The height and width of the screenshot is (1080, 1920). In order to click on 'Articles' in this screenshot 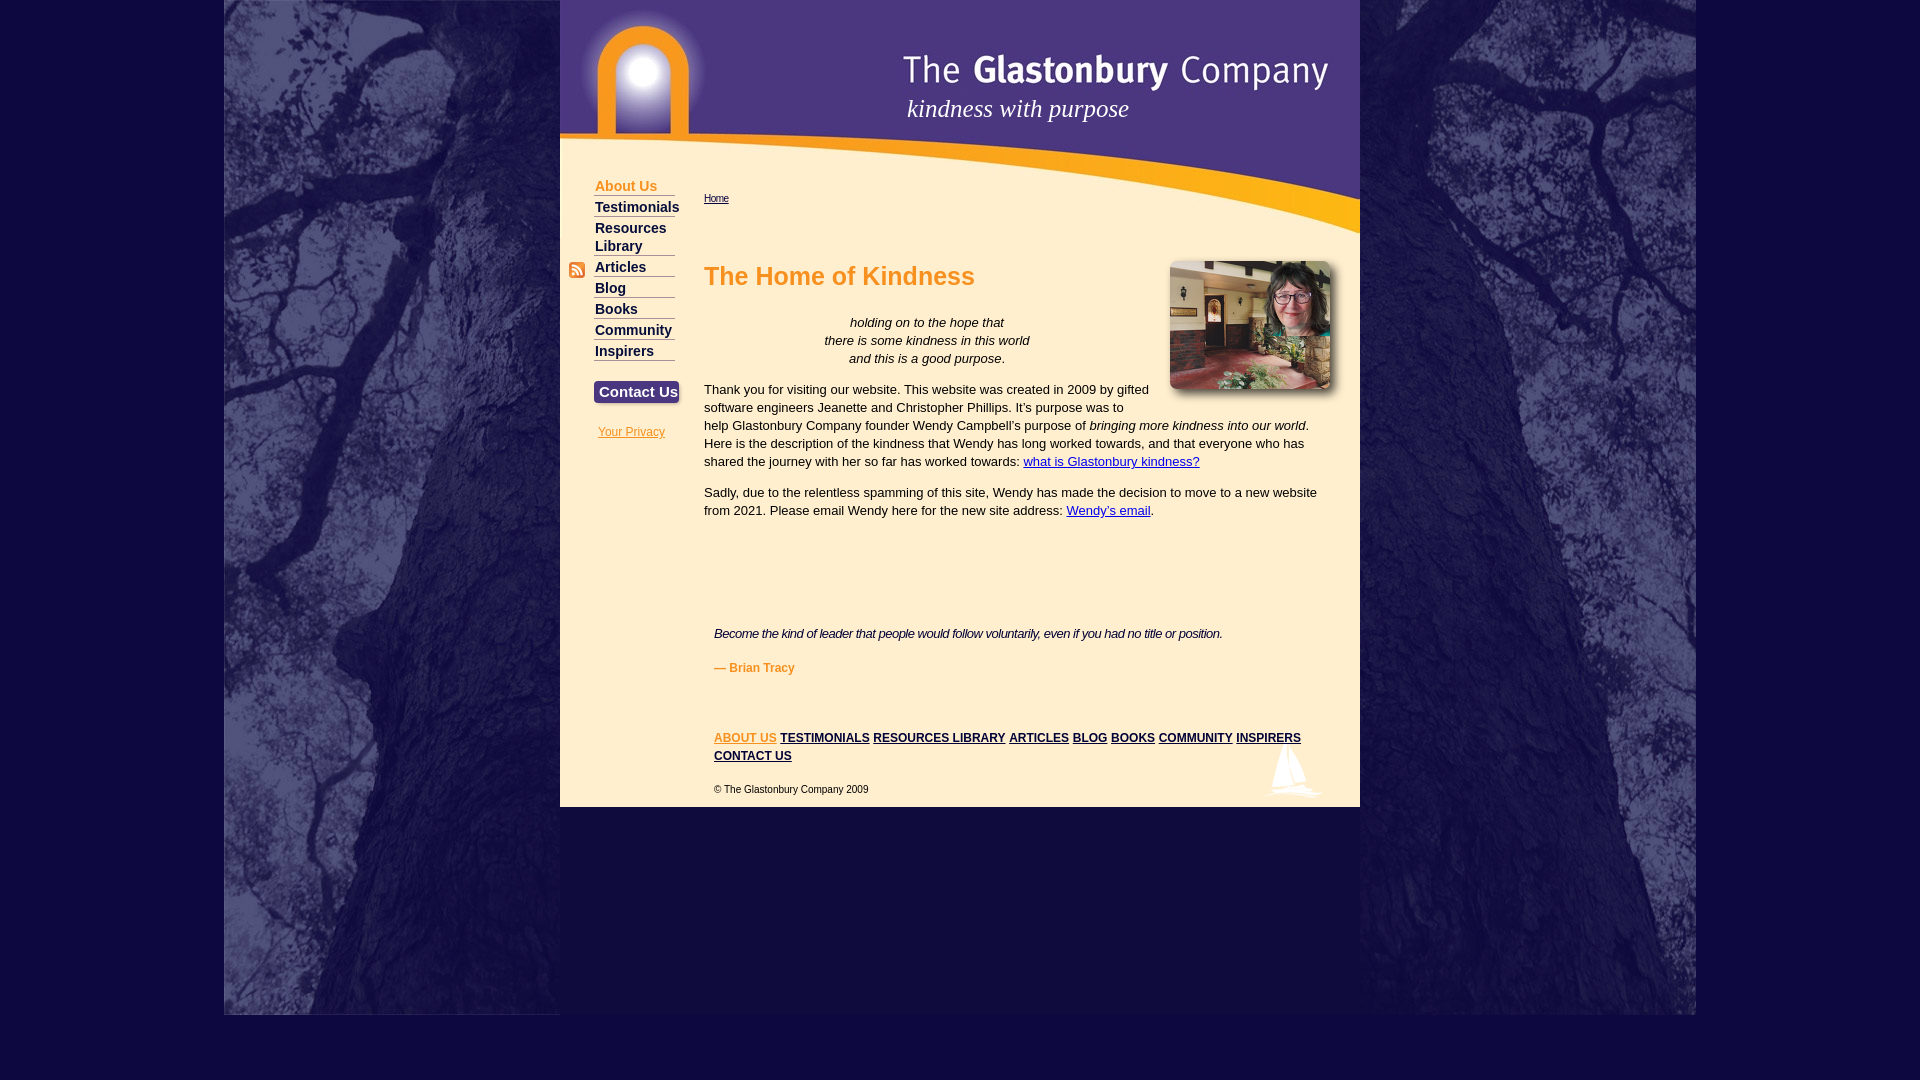, I will do `click(633, 265)`.